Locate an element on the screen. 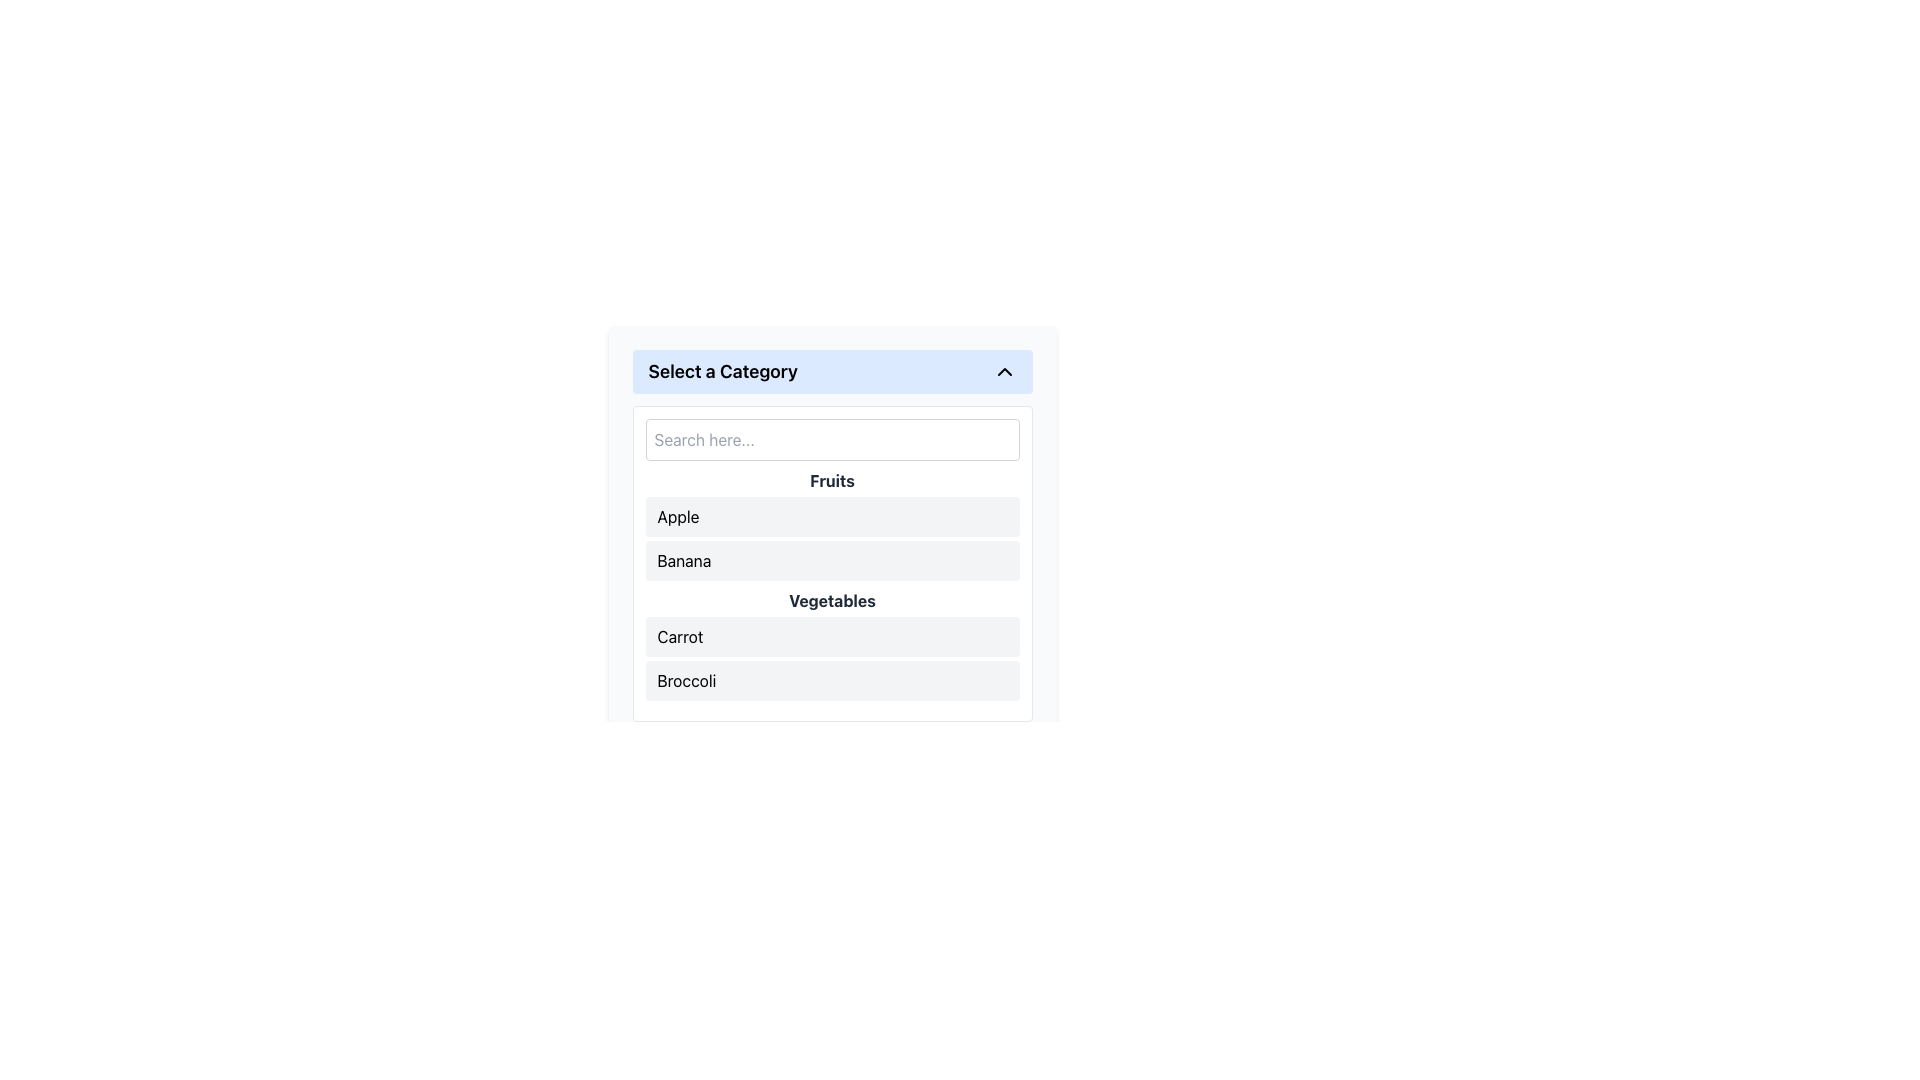 Image resolution: width=1920 pixels, height=1080 pixels. the text label representing the selection option for 'Banana' in the 'Fruits' category menu is located at coordinates (684, 560).